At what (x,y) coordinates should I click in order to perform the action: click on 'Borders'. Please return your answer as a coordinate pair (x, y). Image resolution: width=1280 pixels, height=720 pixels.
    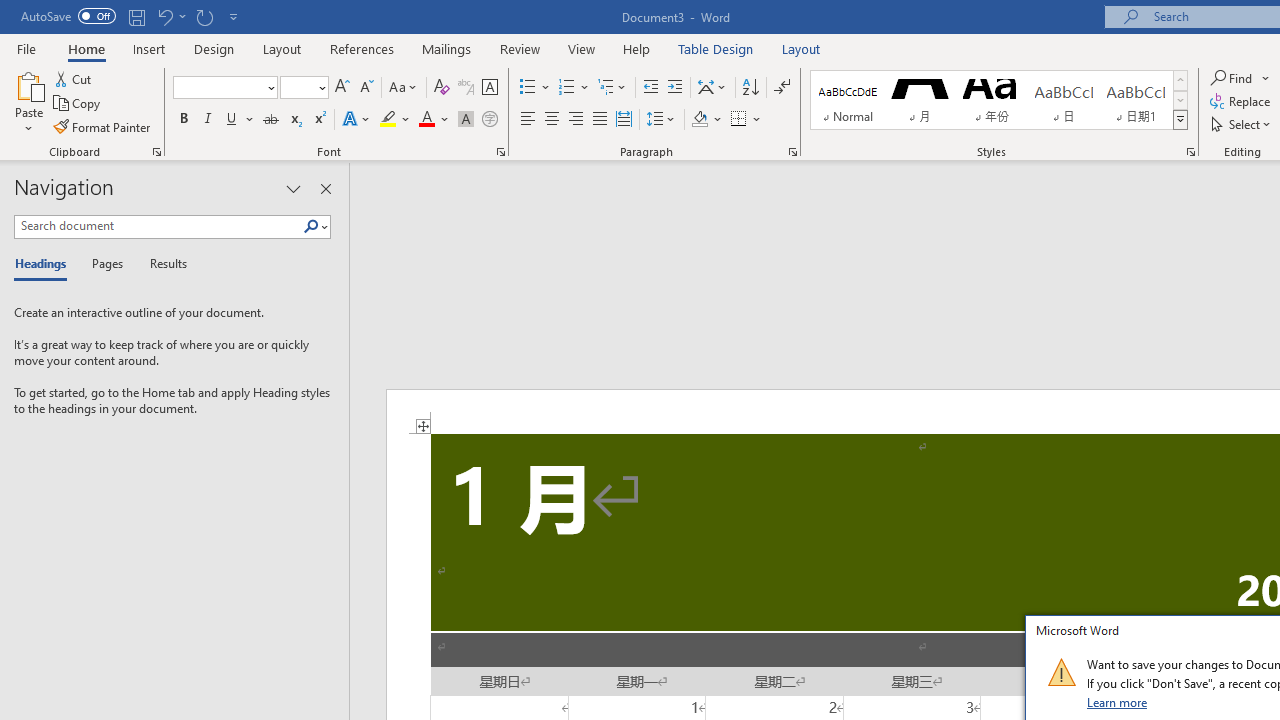
    Looking at the image, I should click on (745, 119).